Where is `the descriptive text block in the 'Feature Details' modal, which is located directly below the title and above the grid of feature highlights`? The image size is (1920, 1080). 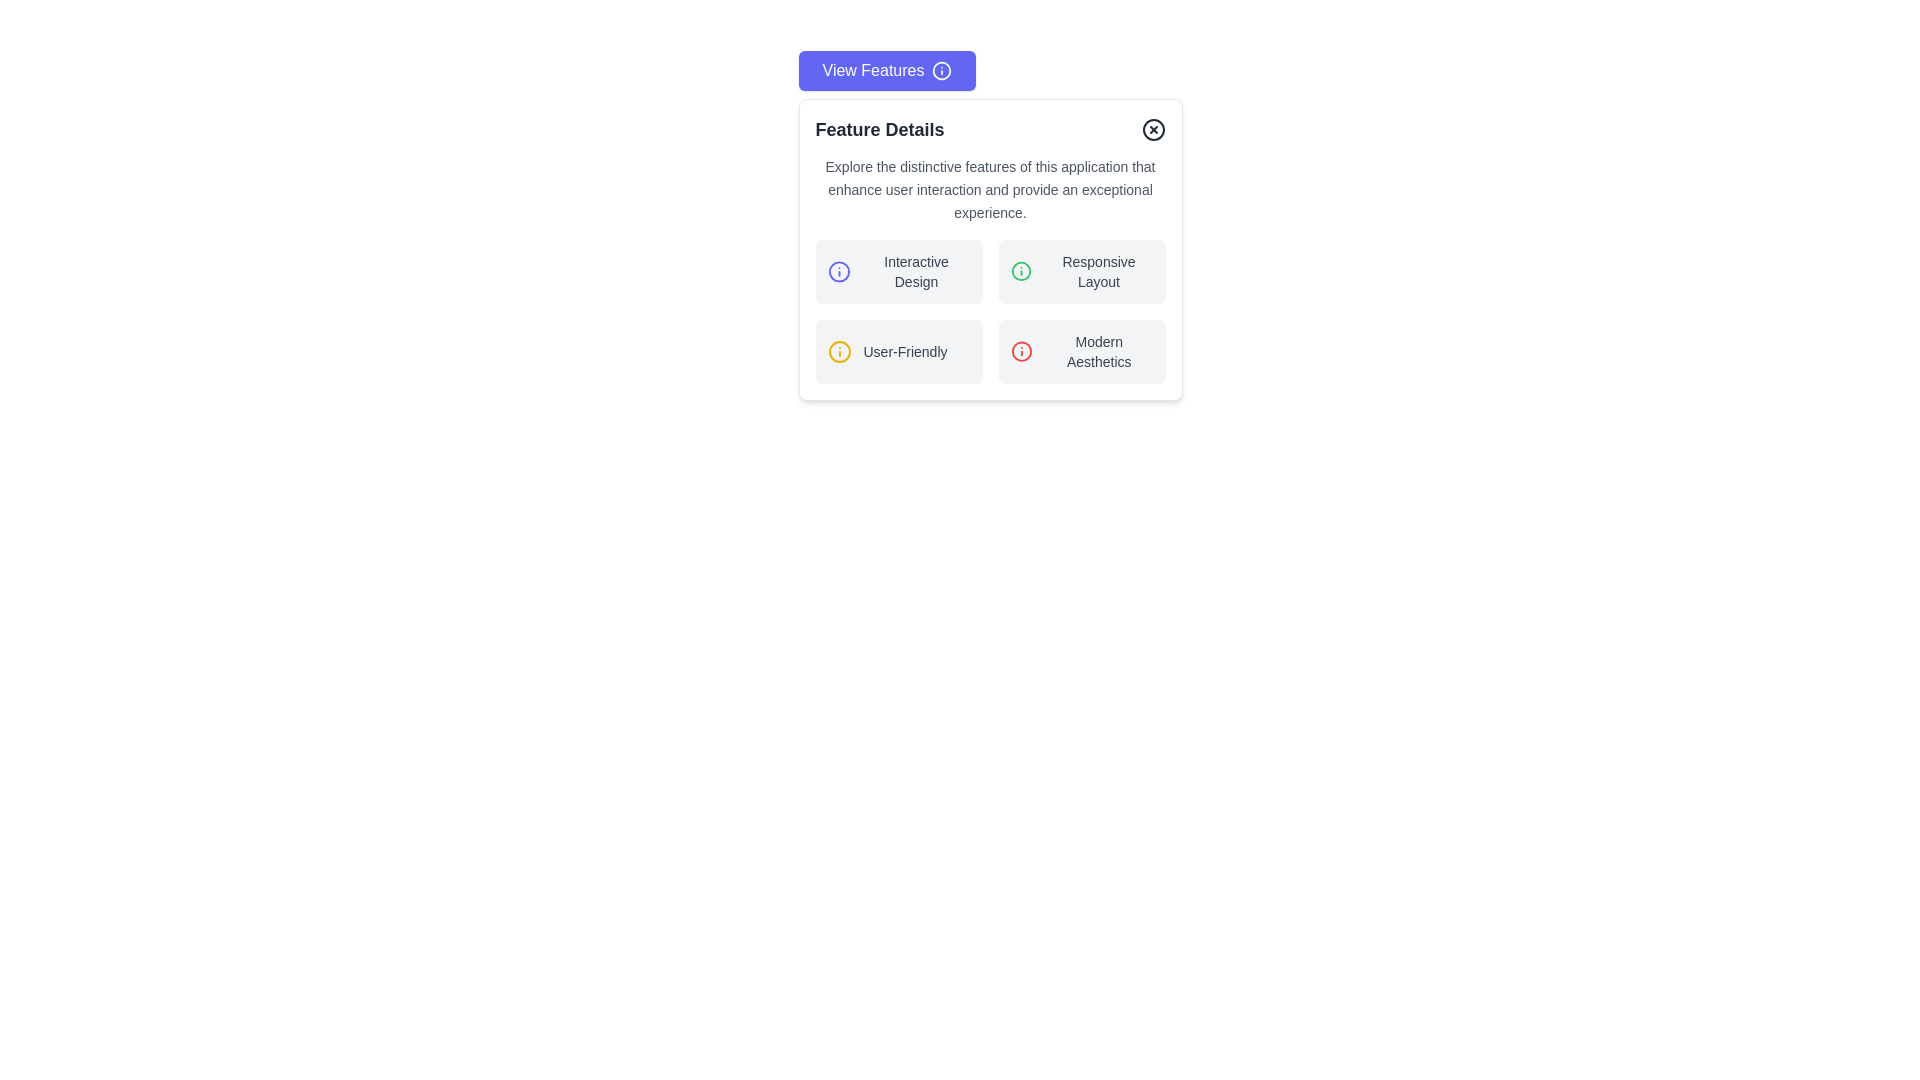
the descriptive text block in the 'Feature Details' modal, which is located directly below the title and above the grid of feature highlights is located at coordinates (990, 190).